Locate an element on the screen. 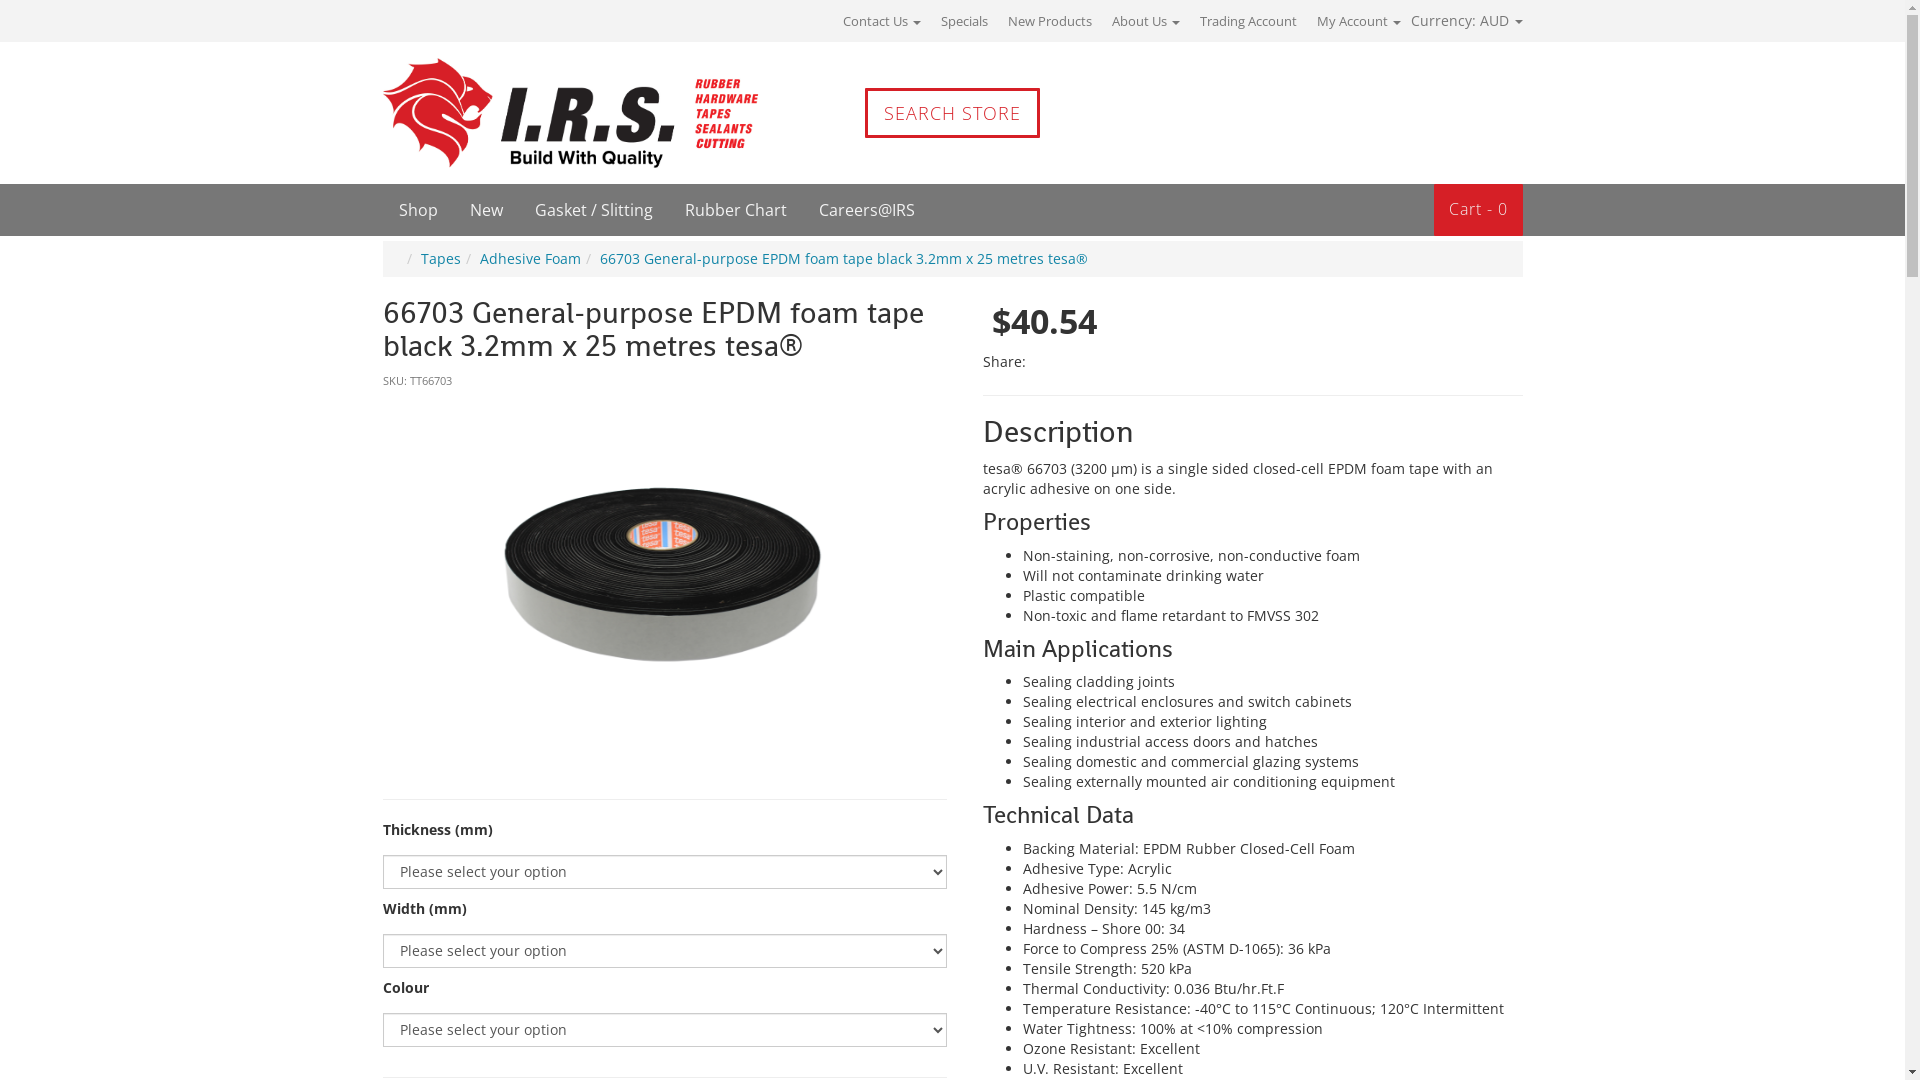 The image size is (1920, 1080). 'SEARCH STORE' is located at coordinates (951, 112).